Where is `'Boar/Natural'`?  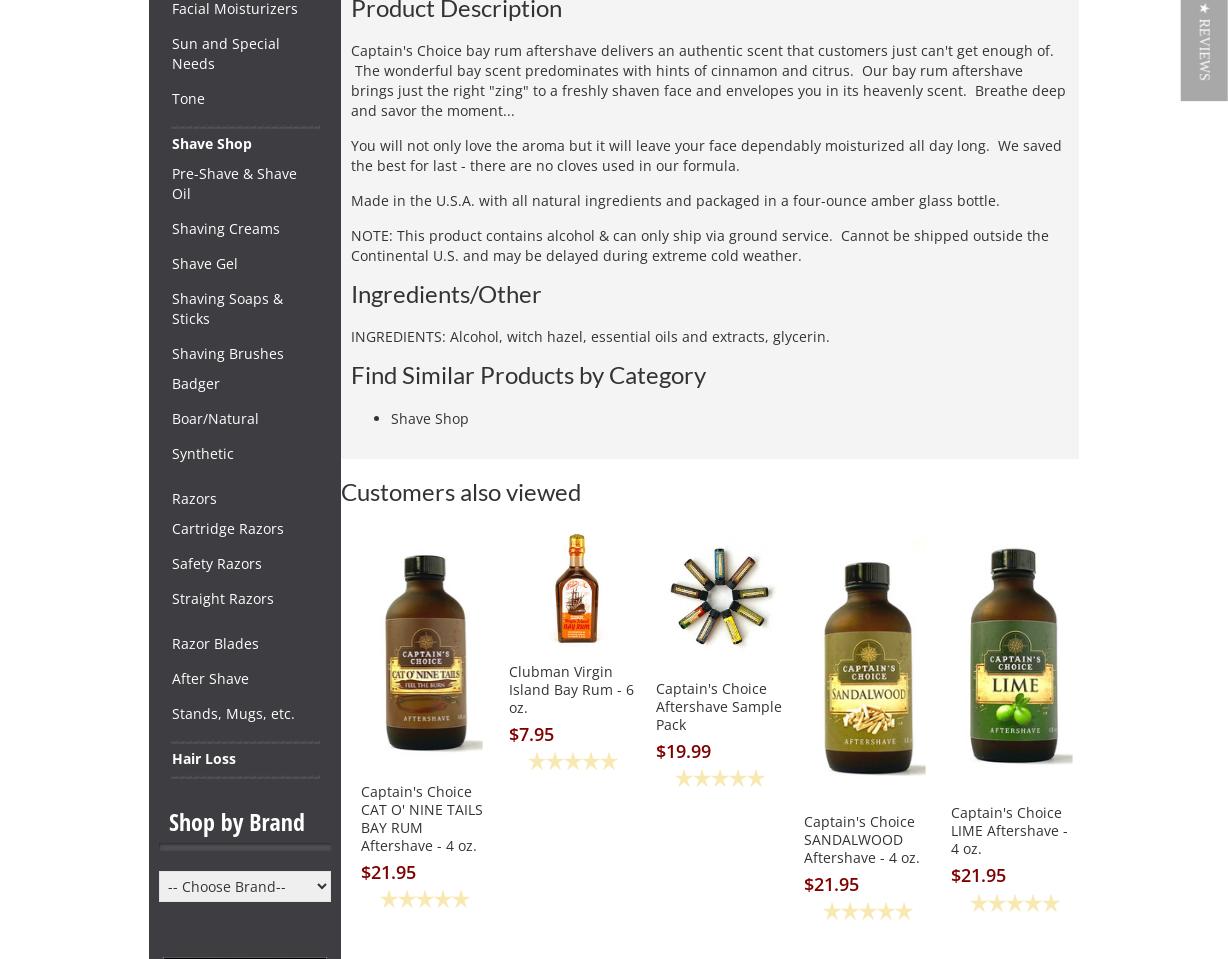 'Boar/Natural' is located at coordinates (214, 417).